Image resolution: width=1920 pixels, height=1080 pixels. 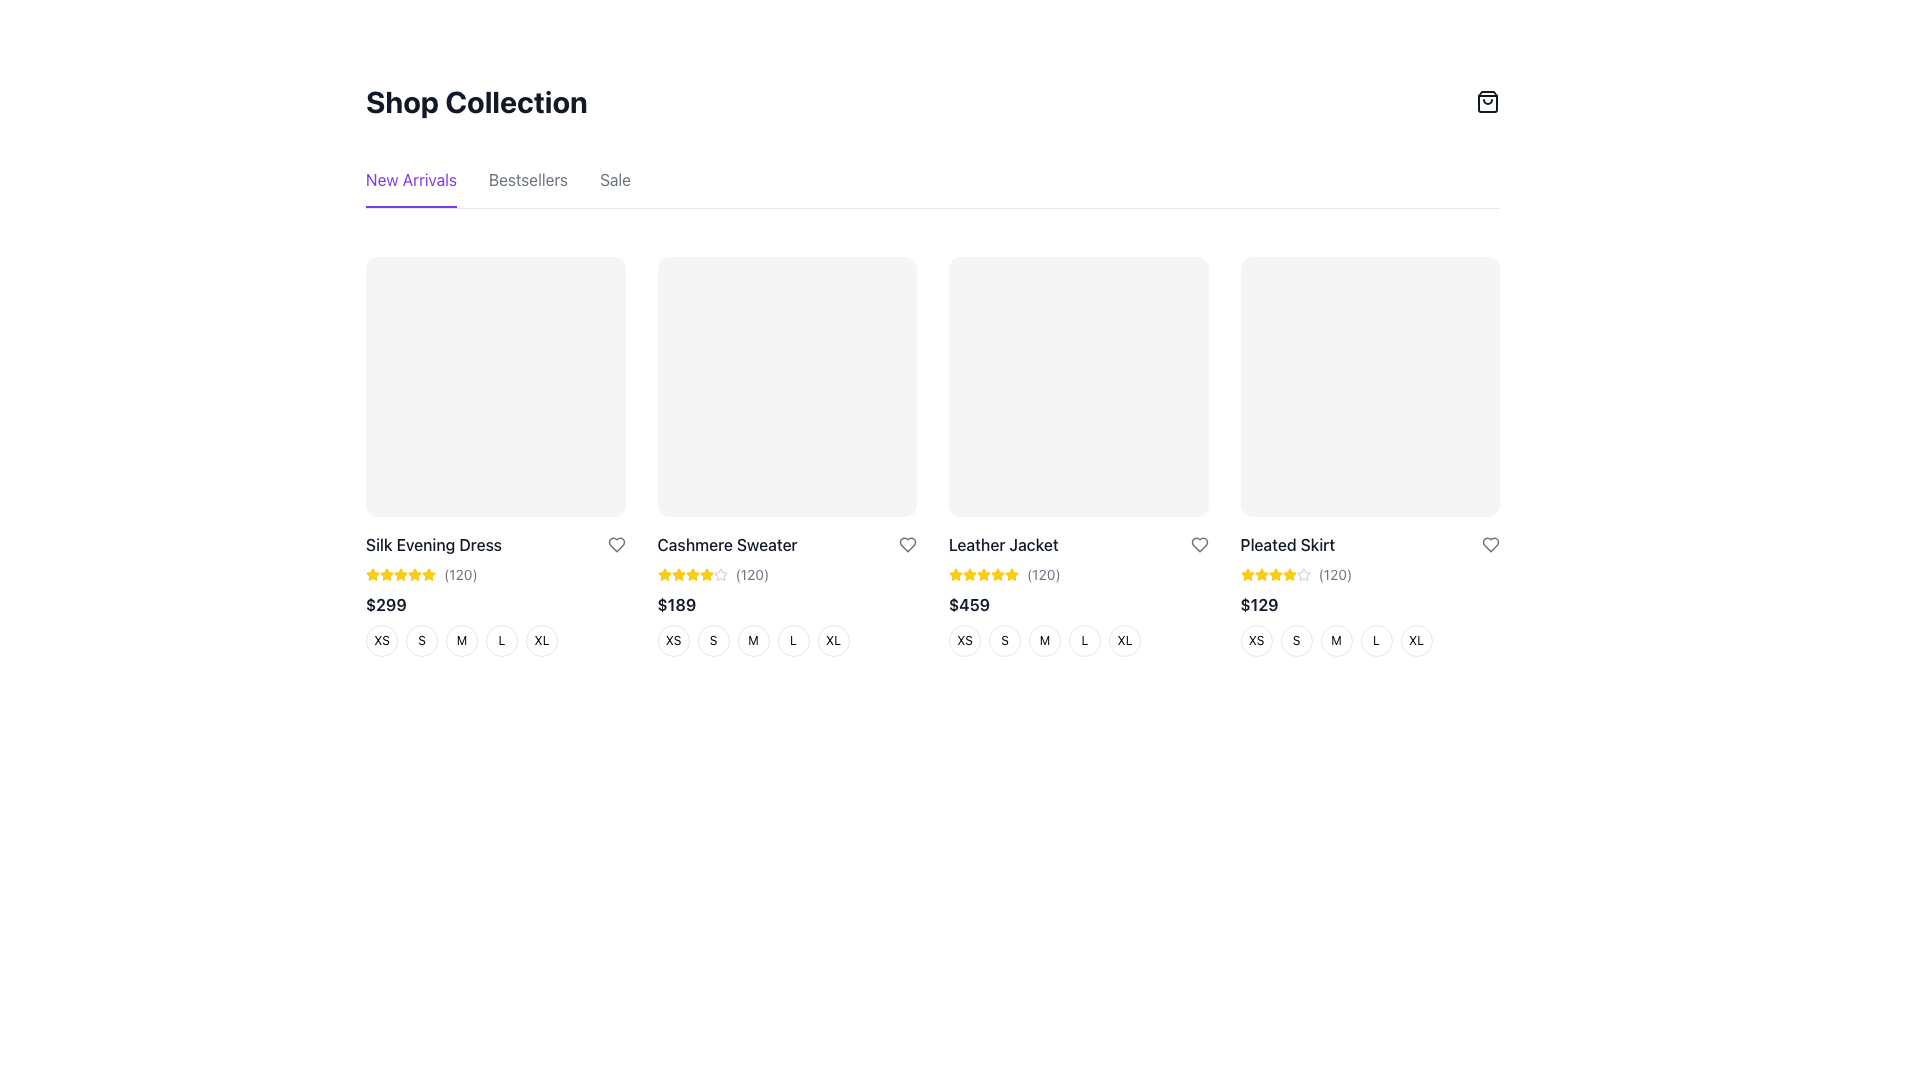 I want to click on the first star in the rating system under the 'Cashmere Sweater' product card in the 'New Arrivals' section to adjust the rating, so click(x=678, y=574).